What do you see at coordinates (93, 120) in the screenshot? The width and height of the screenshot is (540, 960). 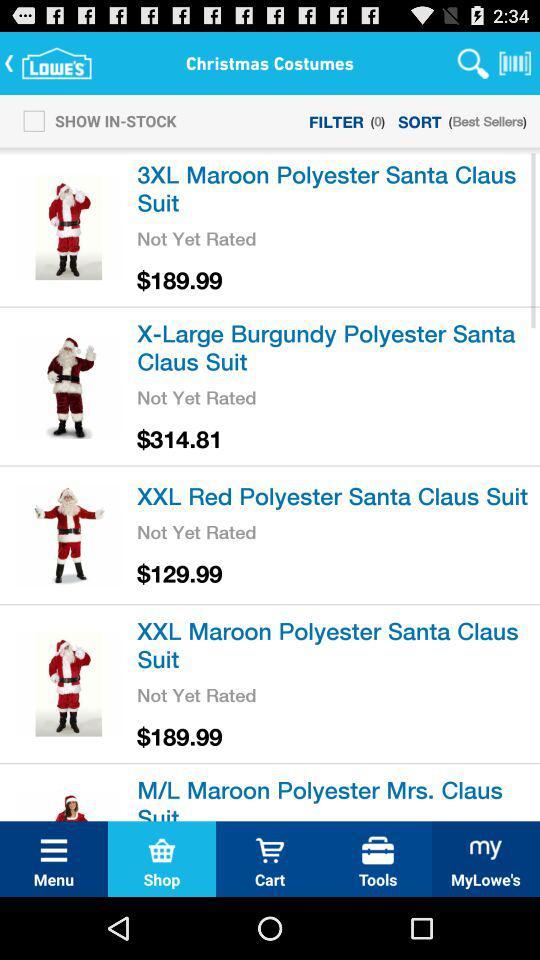 I see `show in-stock` at bounding box center [93, 120].